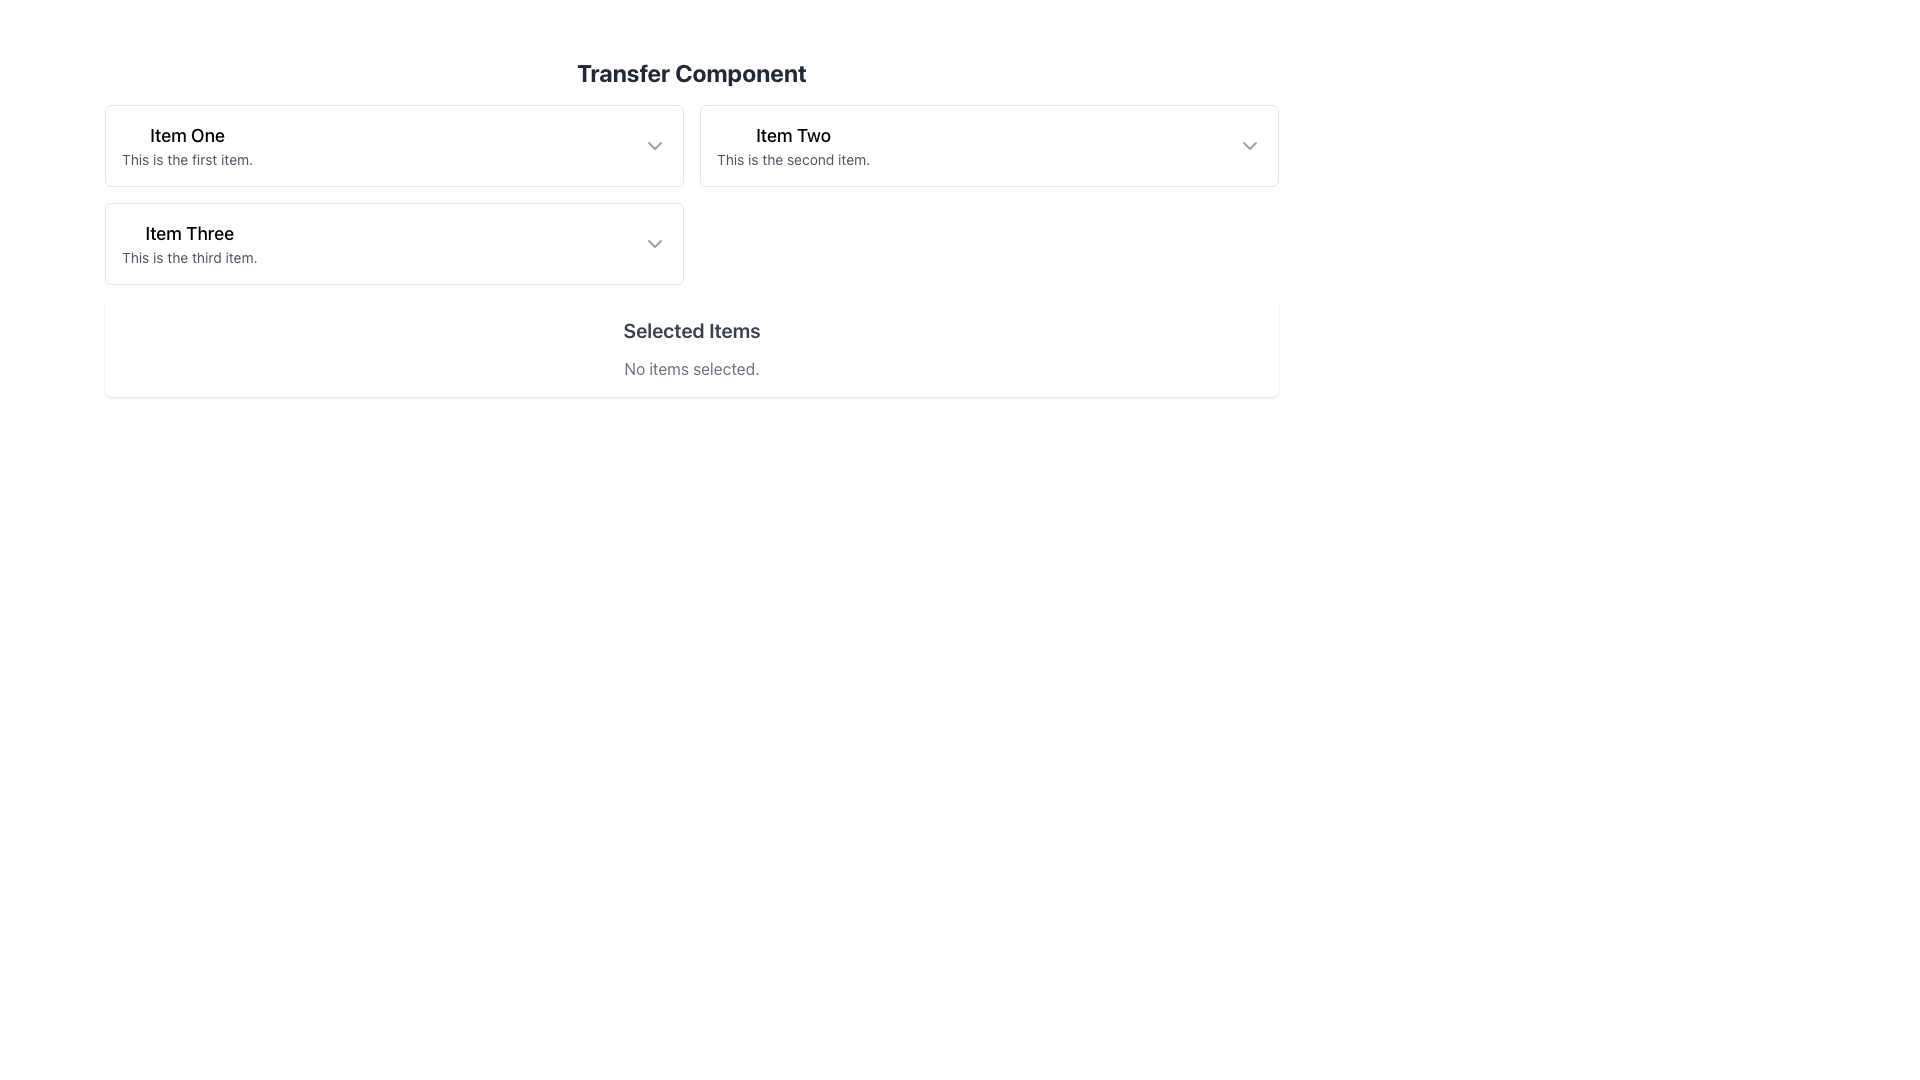 The width and height of the screenshot is (1920, 1080). What do you see at coordinates (189, 242) in the screenshot?
I see `the displayed text of the third item in the vertical list located in the left section of the interface, which is part of a bordered card component beneath 'Item One'` at bounding box center [189, 242].